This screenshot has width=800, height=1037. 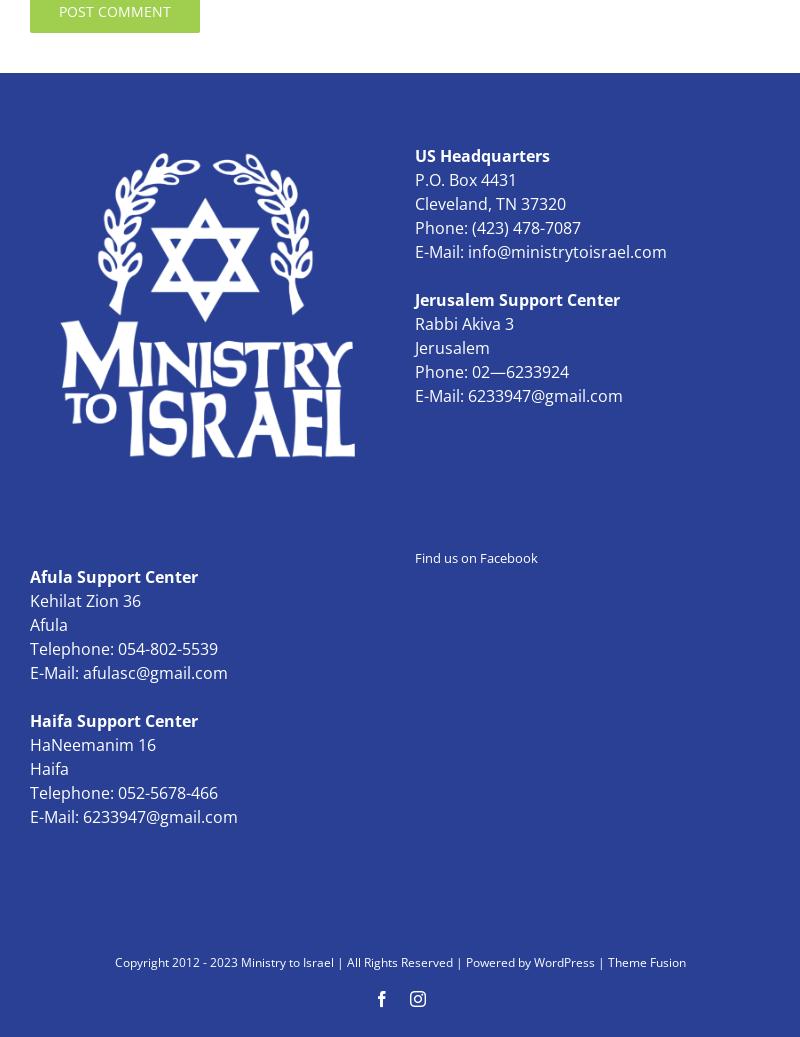 I want to click on 'Kehilat Zion 36', so click(x=30, y=601).